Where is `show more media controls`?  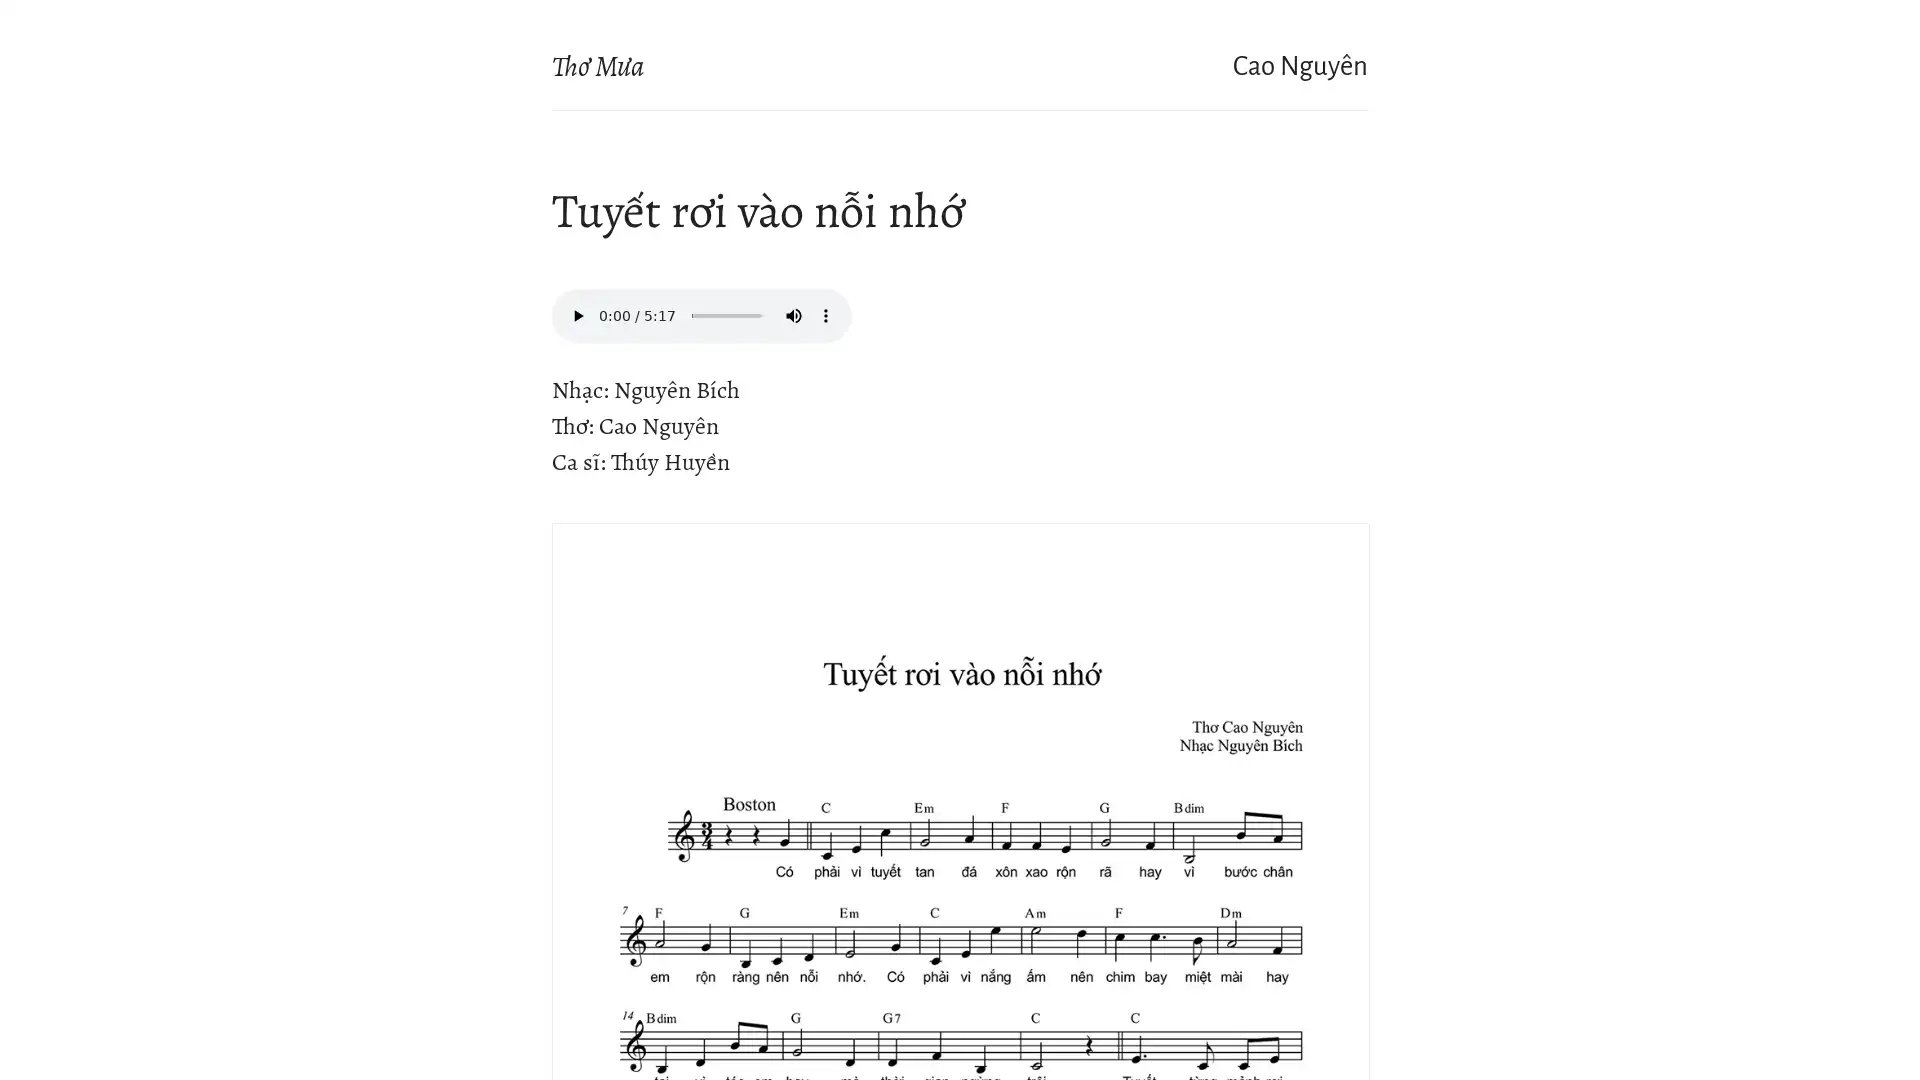
show more media controls is located at coordinates (825, 315).